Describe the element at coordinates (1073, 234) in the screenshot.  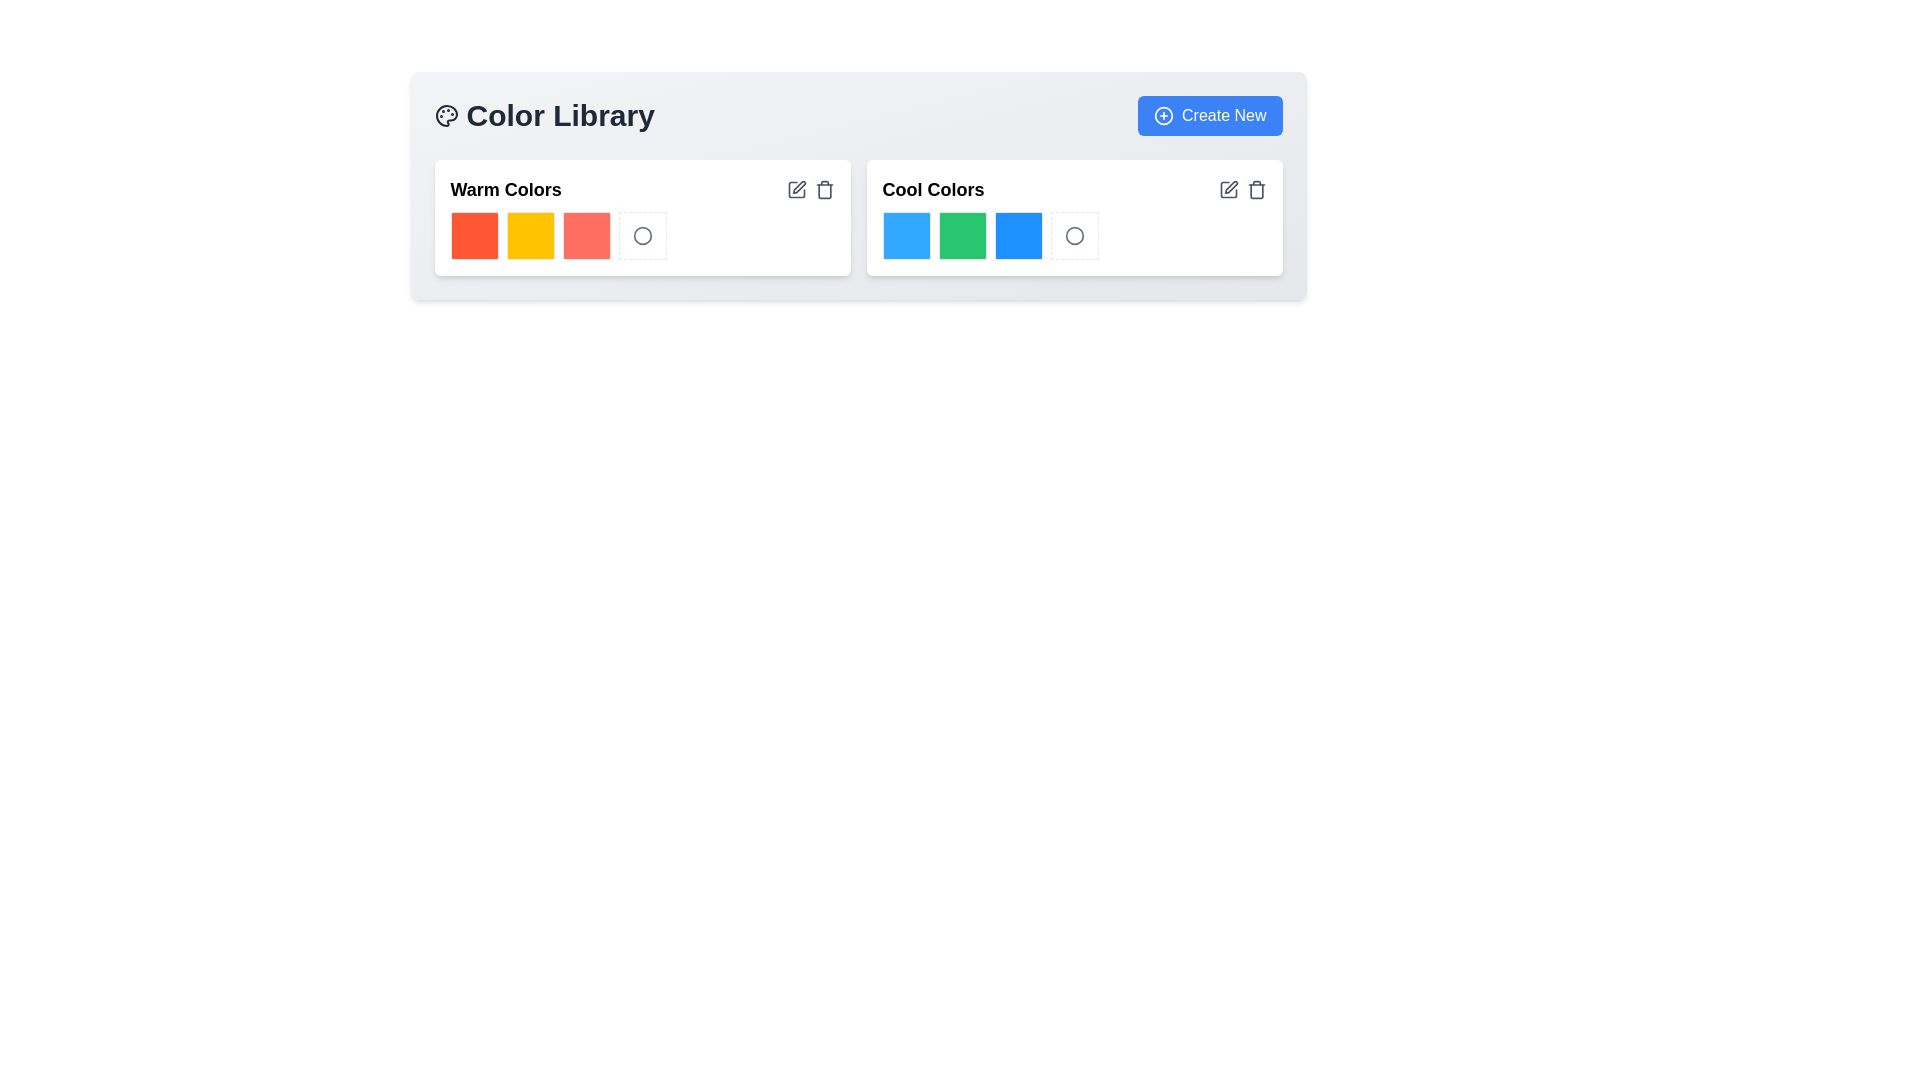
I see `the fourth button with a nested icon in the 'Cool Colors' section, used for adding a new color` at that location.